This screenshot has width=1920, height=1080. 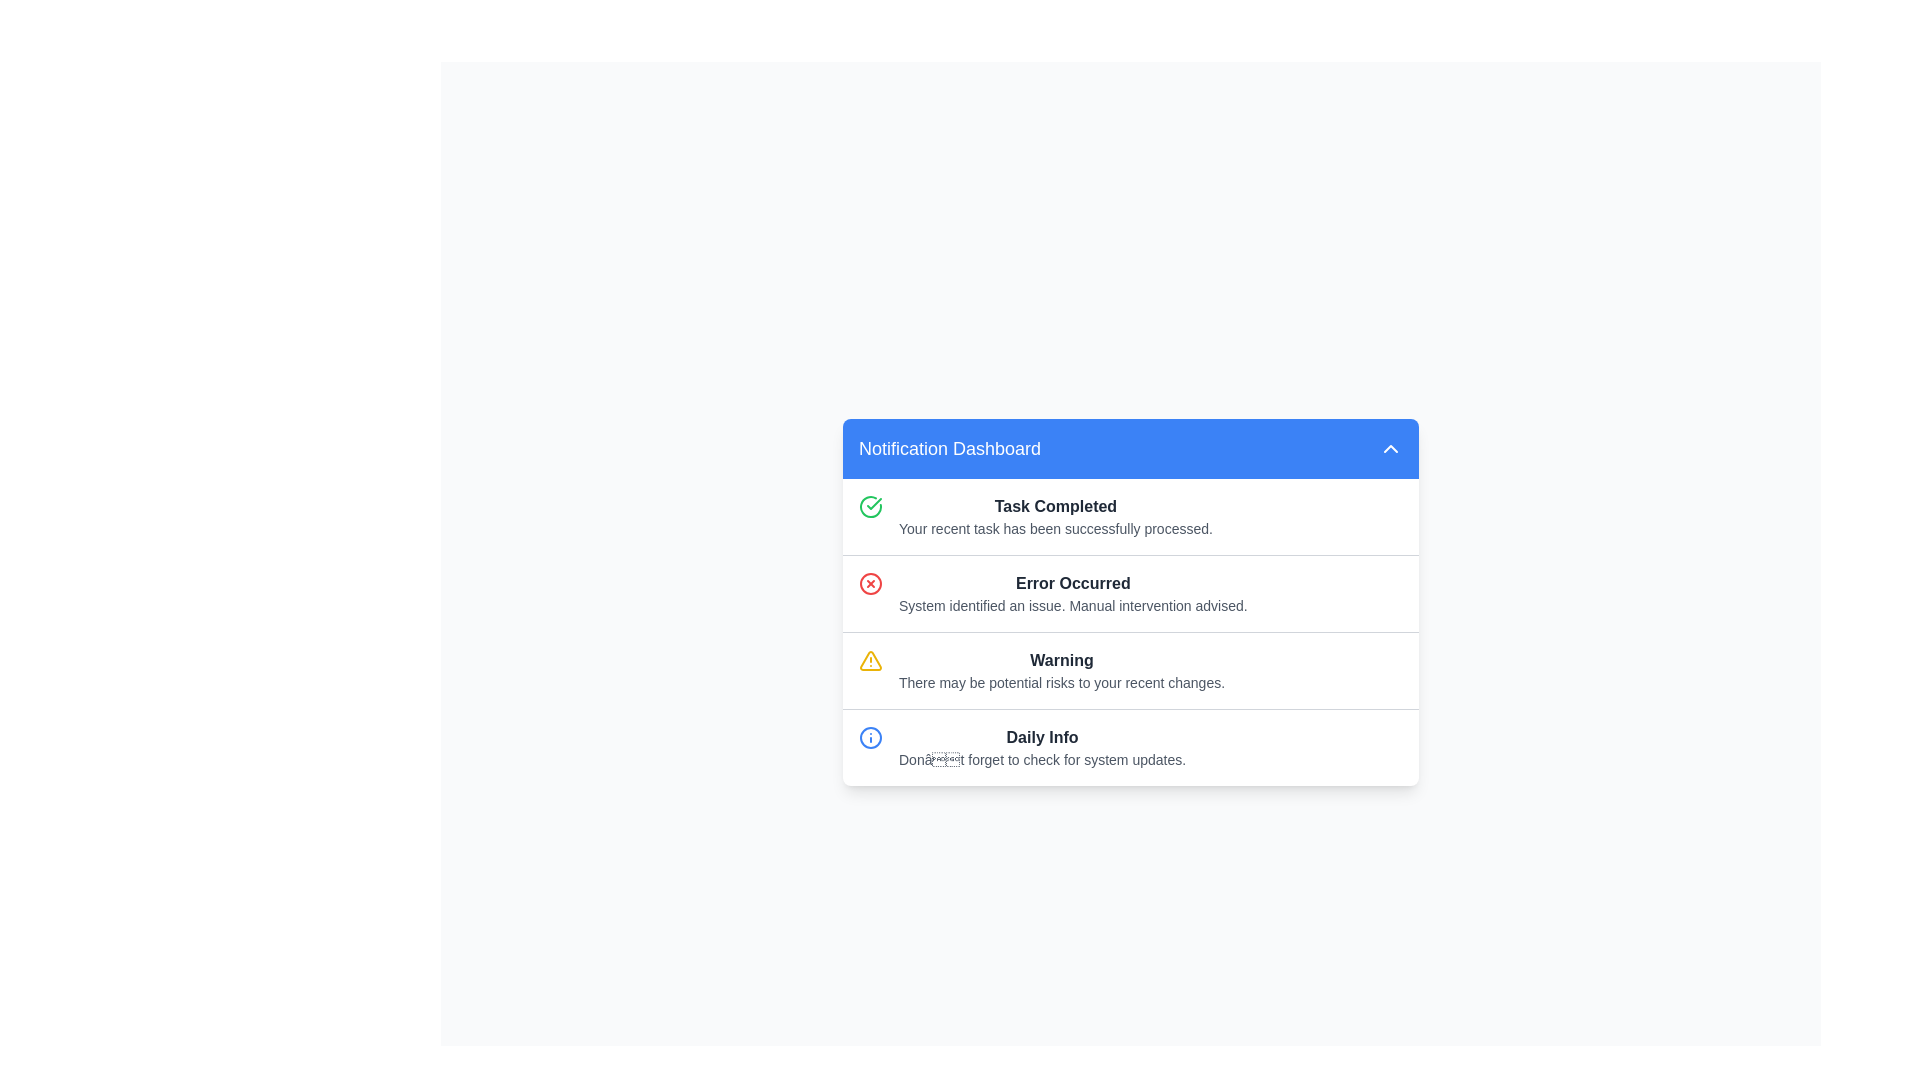 What do you see at coordinates (870, 659) in the screenshot?
I see `the warning icon located in the third row of the notification dashboard, positioned to the left of the text label 'Warning'` at bounding box center [870, 659].